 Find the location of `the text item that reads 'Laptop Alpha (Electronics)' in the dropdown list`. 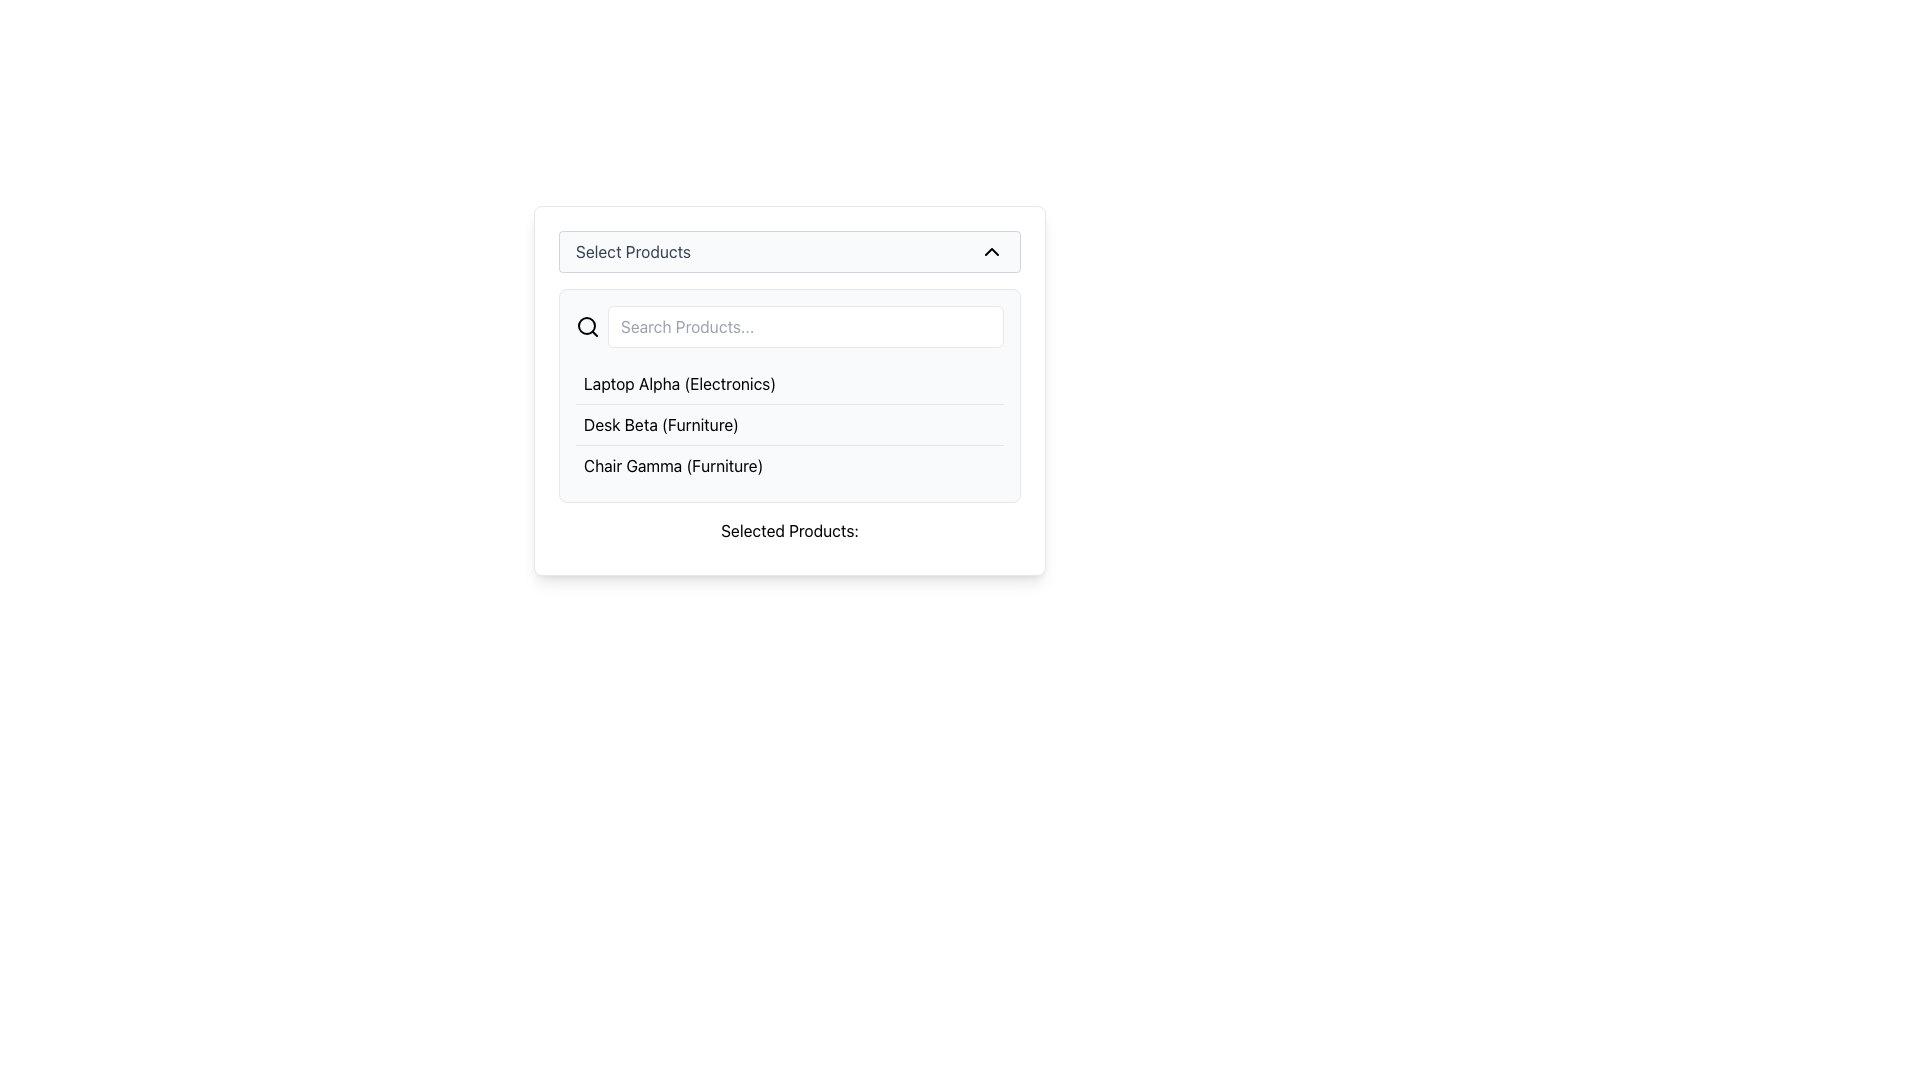

the text item that reads 'Laptop Alpha (Electronics)' in the dropdown list is located at coordinates (680, 384).